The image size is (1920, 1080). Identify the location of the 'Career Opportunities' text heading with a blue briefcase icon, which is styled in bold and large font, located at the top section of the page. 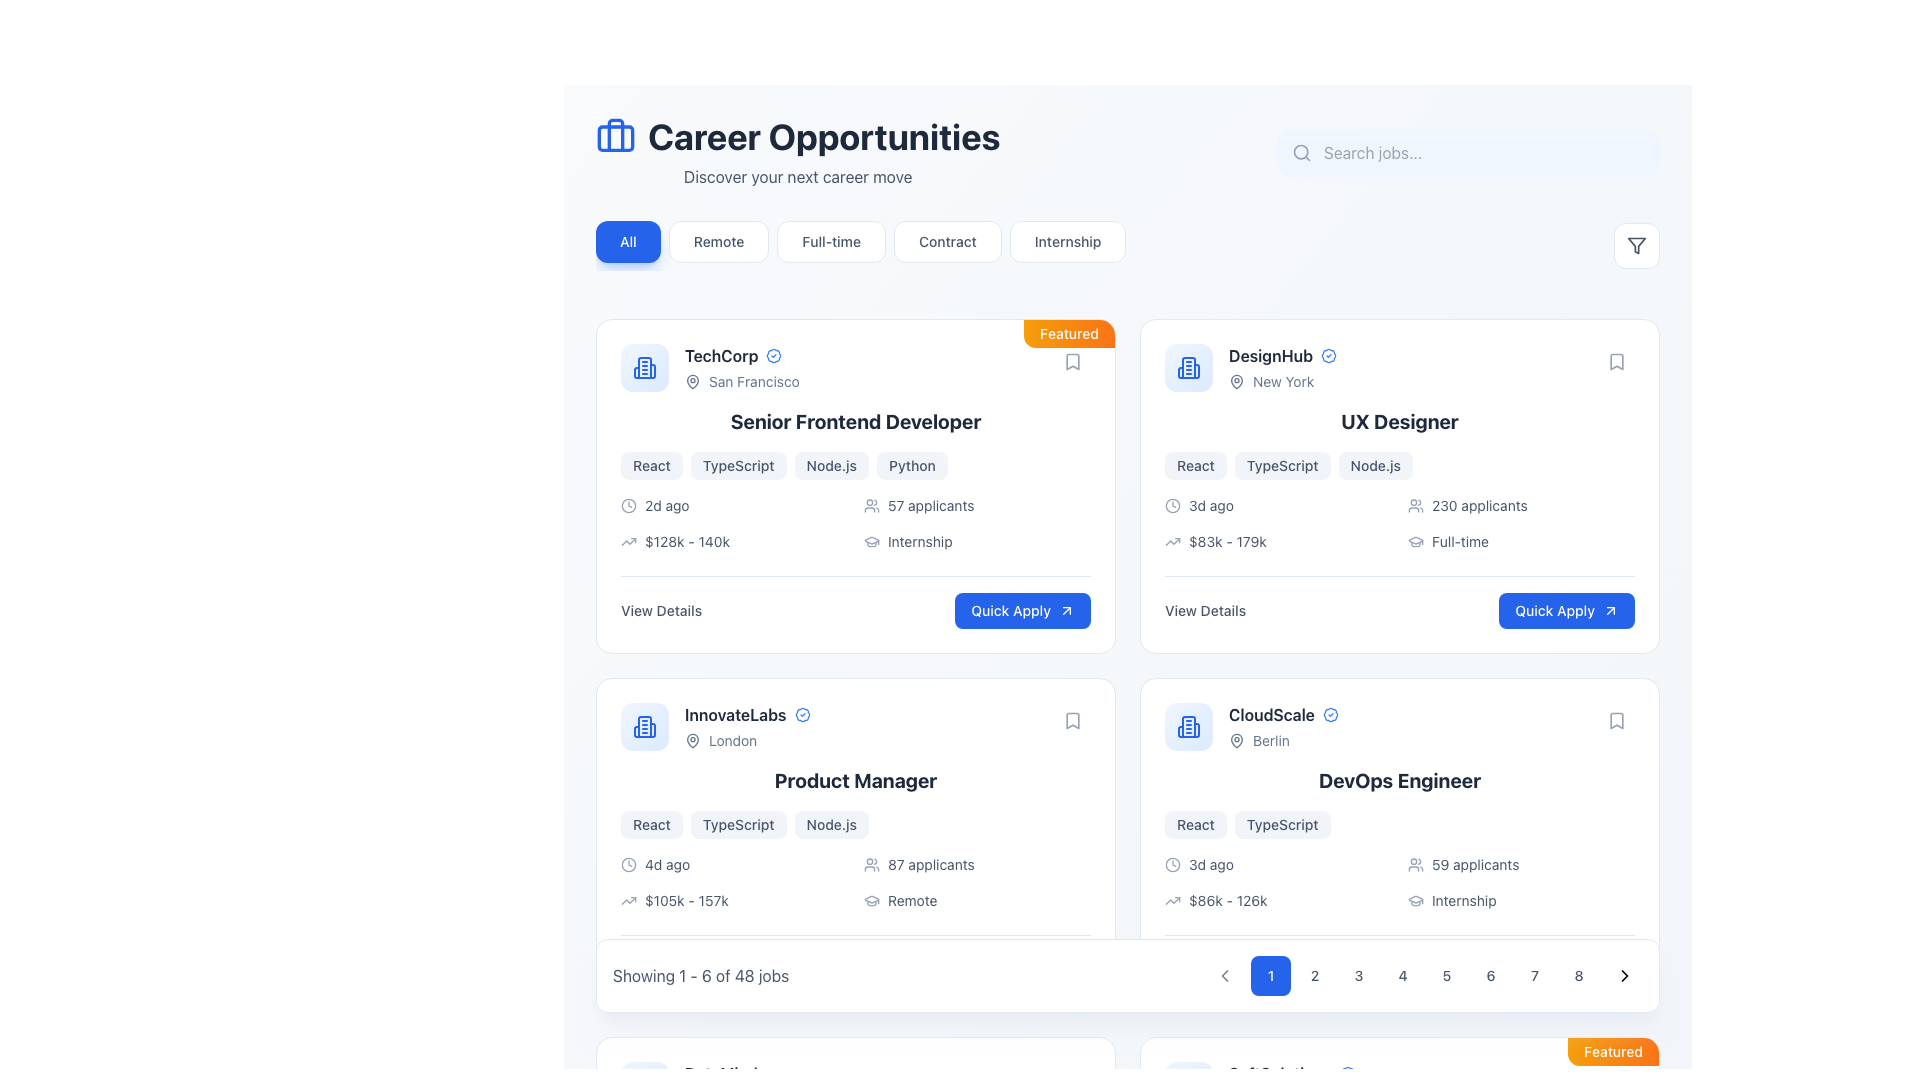
(797, 136).